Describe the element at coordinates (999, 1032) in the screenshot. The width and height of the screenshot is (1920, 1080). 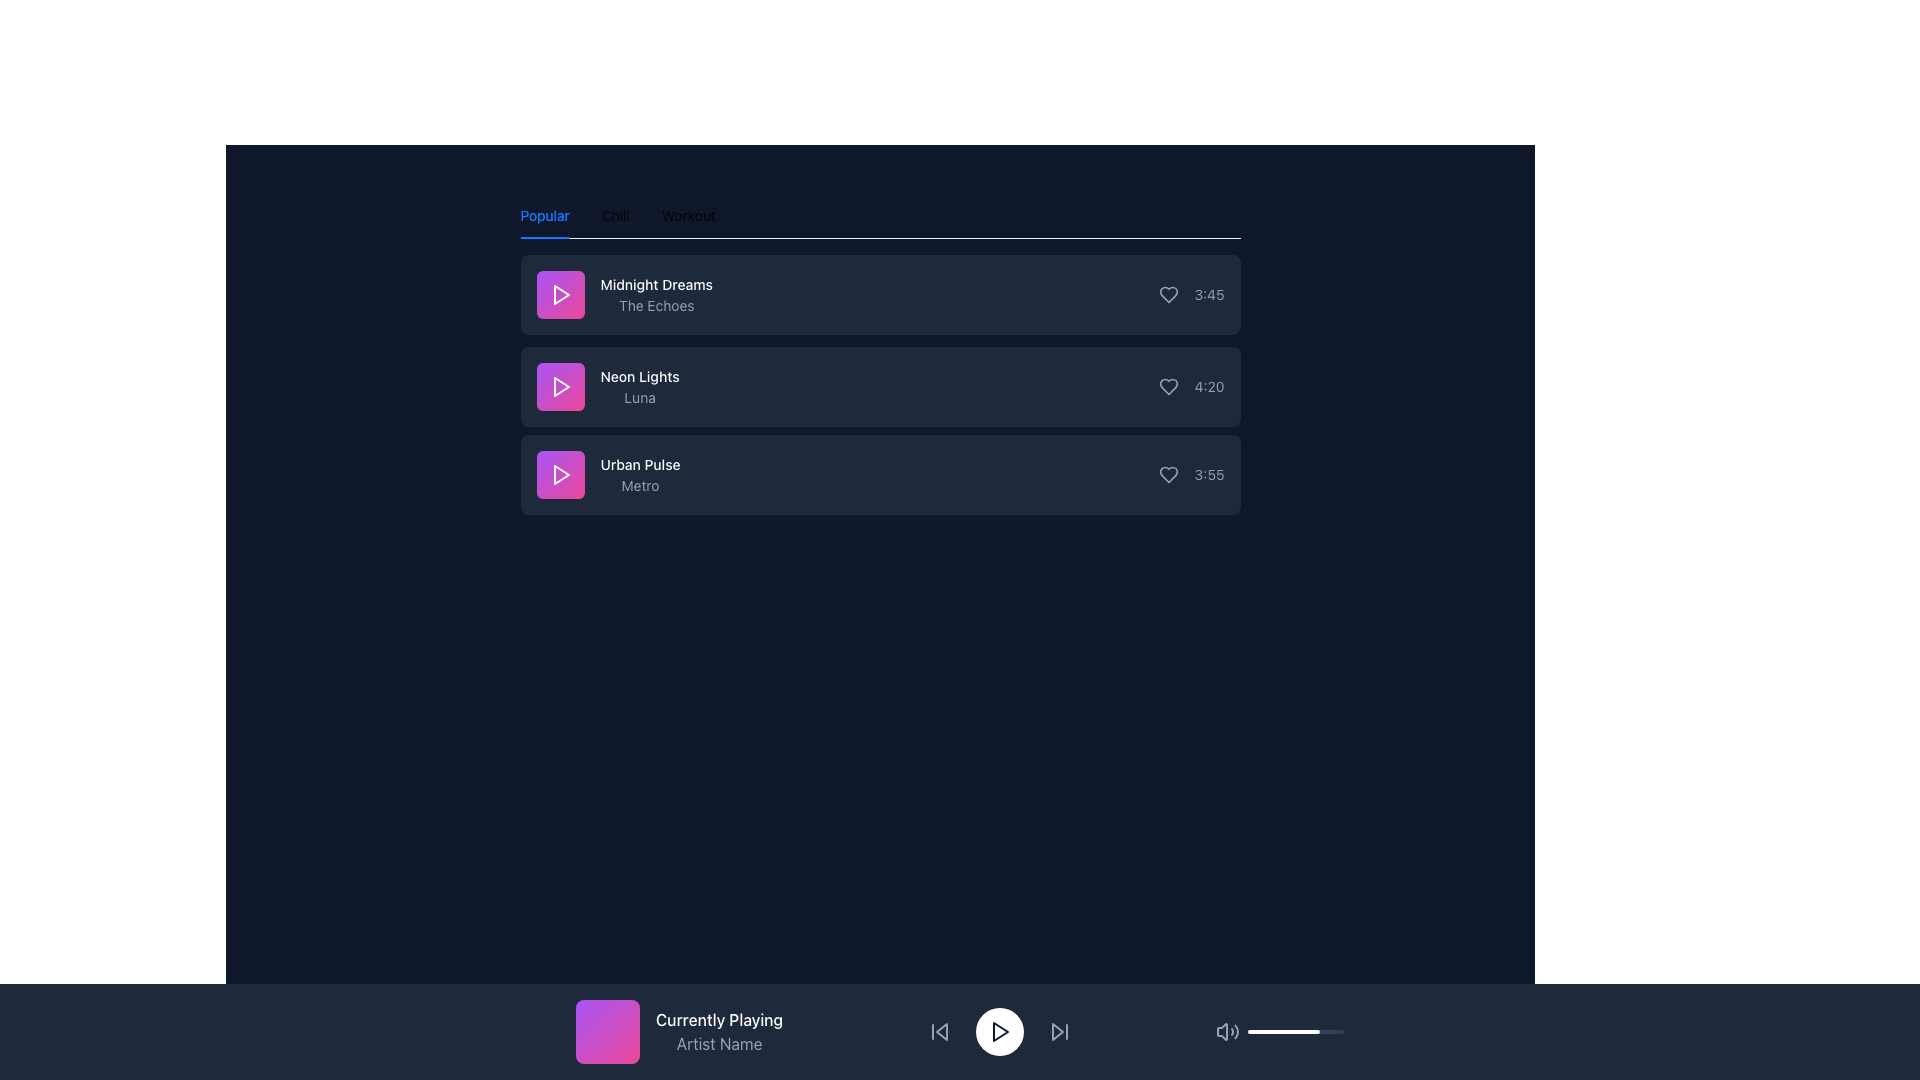
I see `the circular playback button with a triangular play icon located in the bottom playback control bar` at that location.